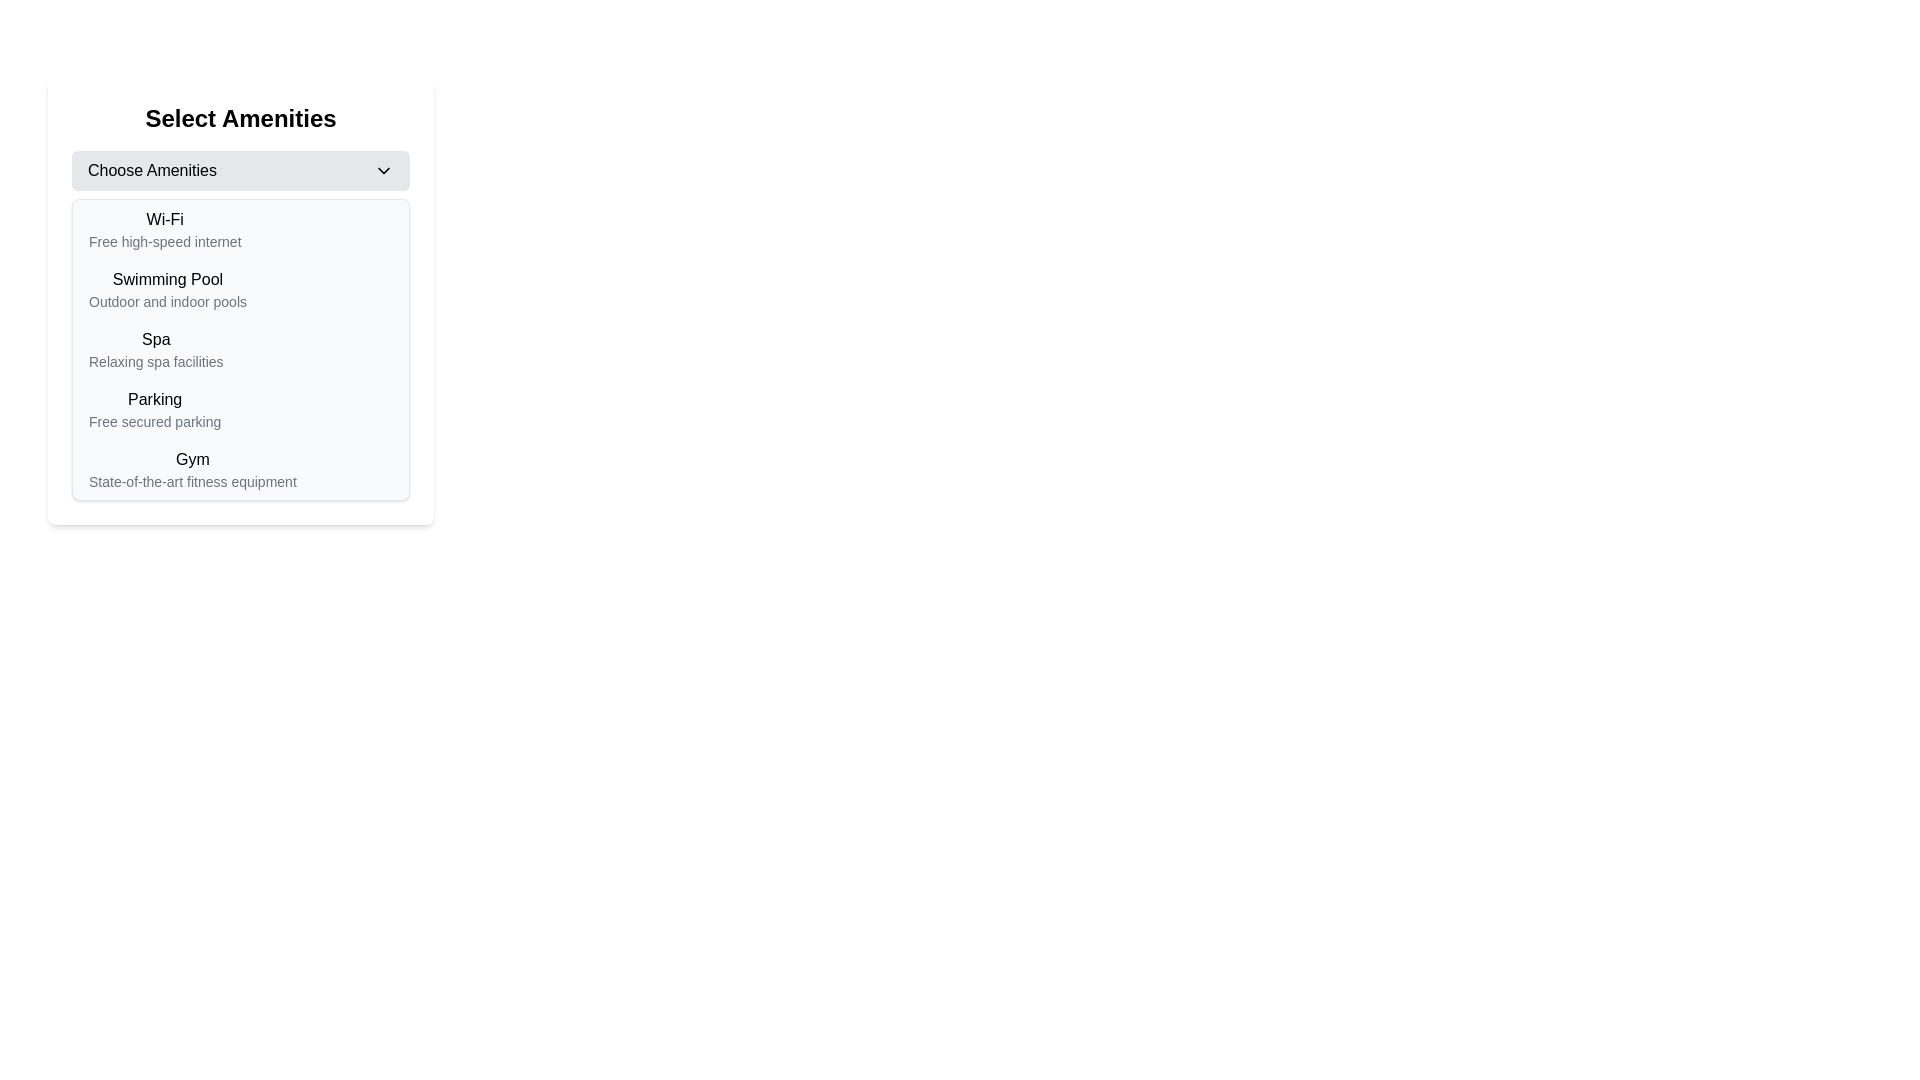 This screenshot has width=1920, height=1080. Describe the element at coordinates (240, 229) in the screenshot. I see `the first list item labeled 'Wi-Fi' that describes 'Free high-speed internet', which is part of the amenities section below the 'Choose Amenities' dropdown` at that location.